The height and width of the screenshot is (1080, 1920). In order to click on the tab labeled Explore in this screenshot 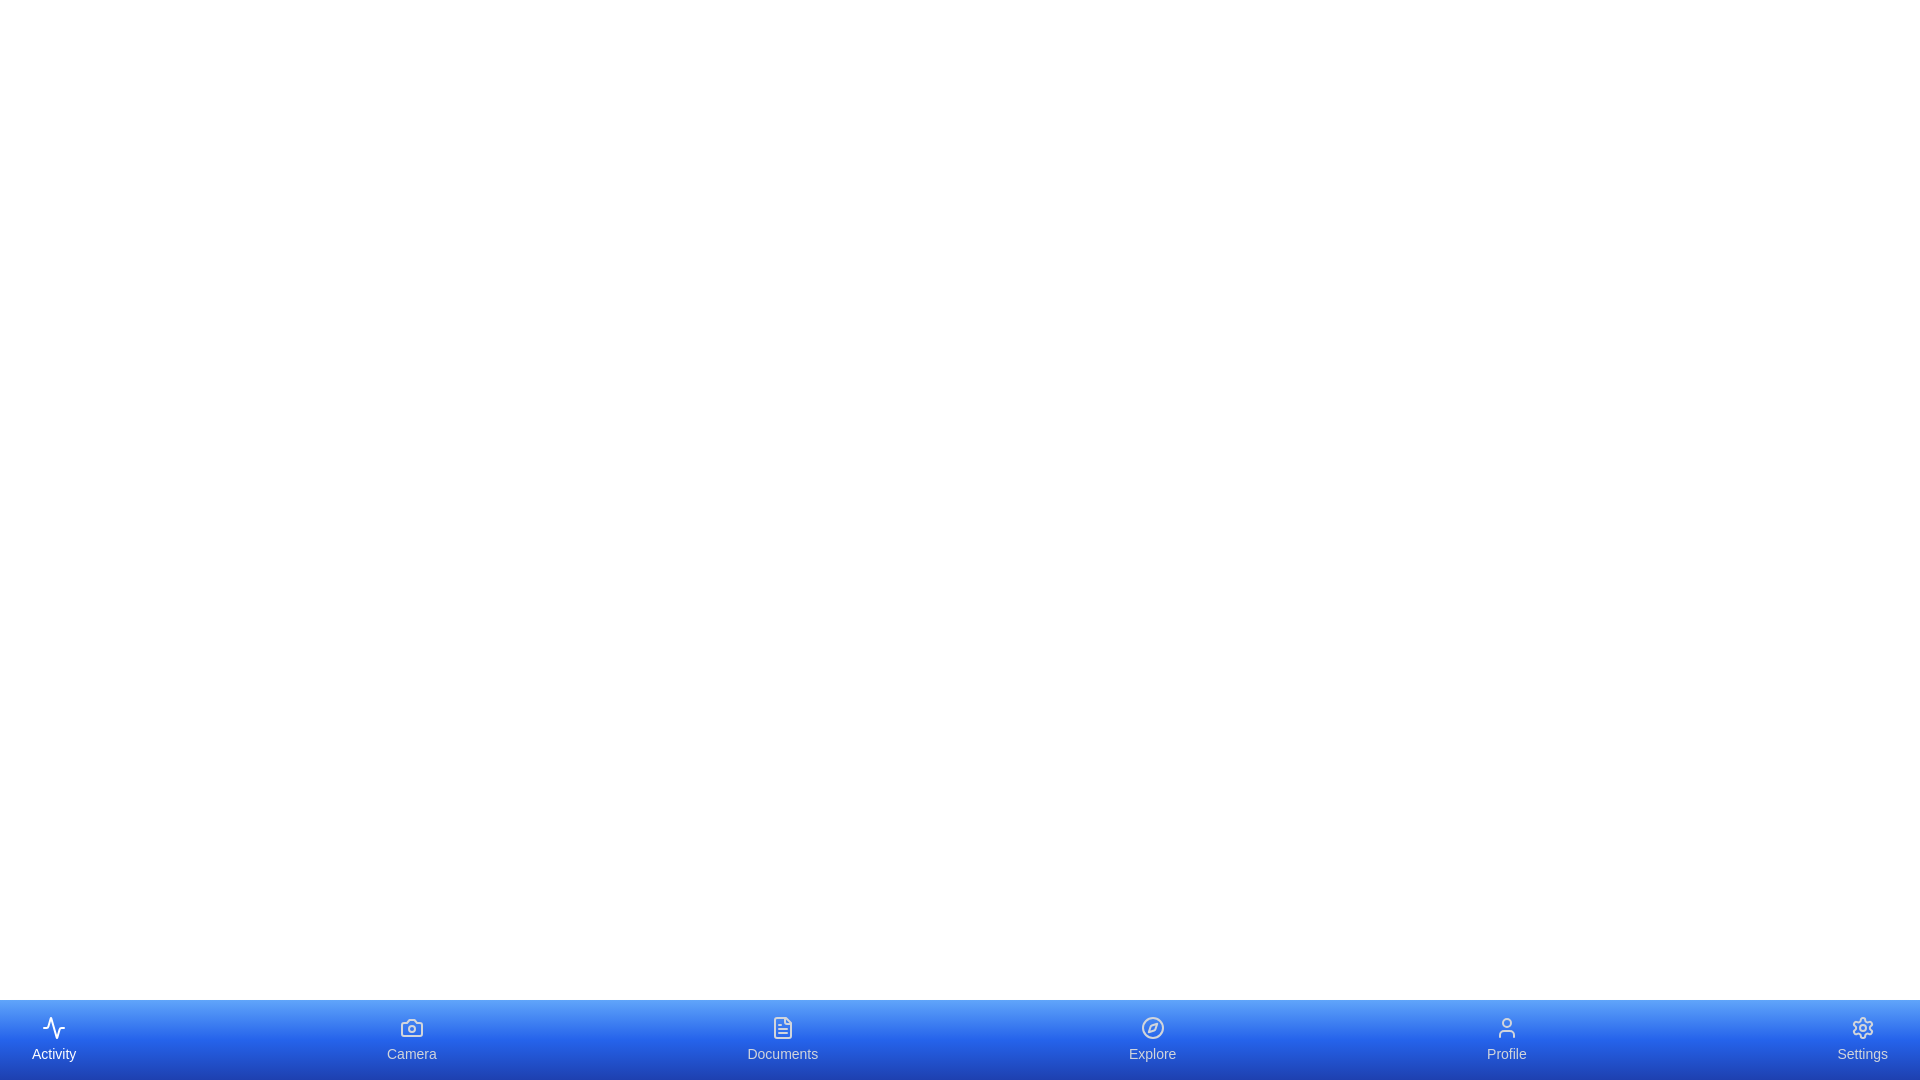, I will do `click(1152, 1039)`.